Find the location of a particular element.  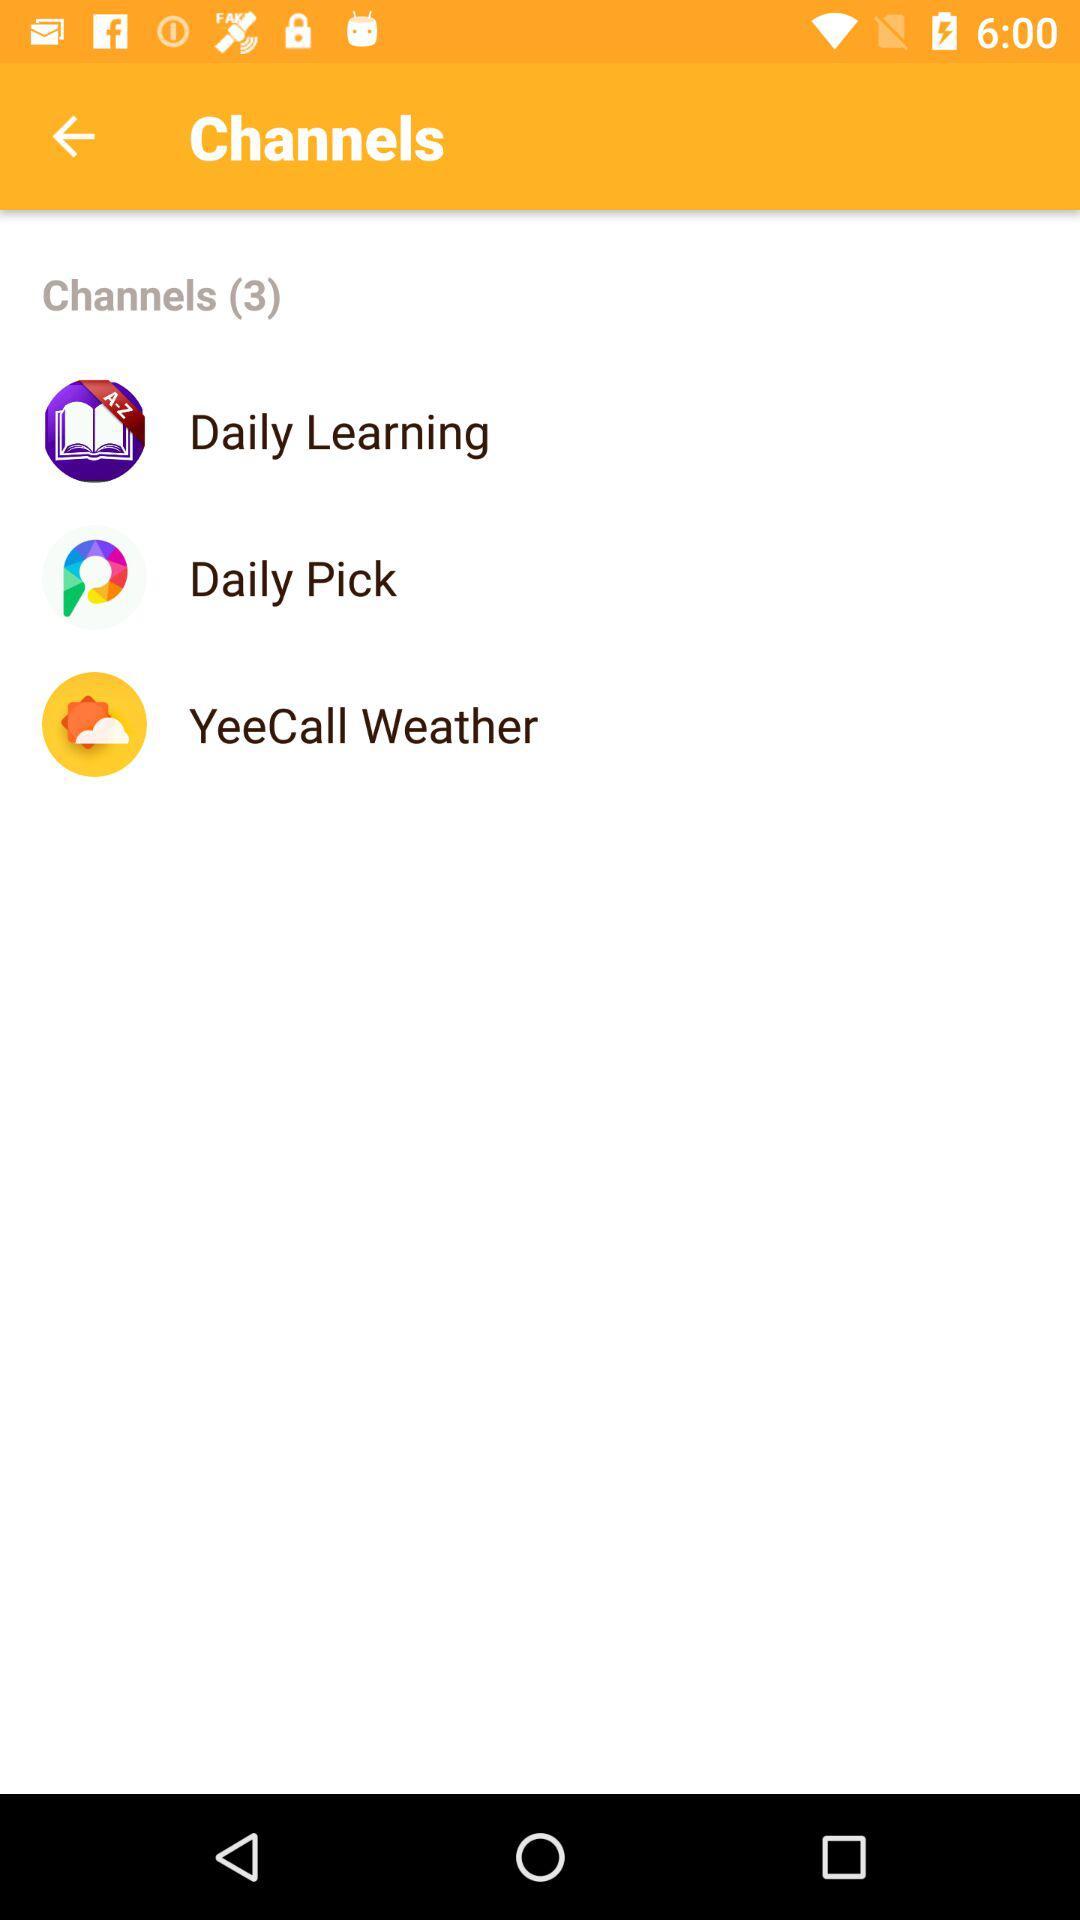

icon above channels (3) icon is located at coordinates (72, 135).